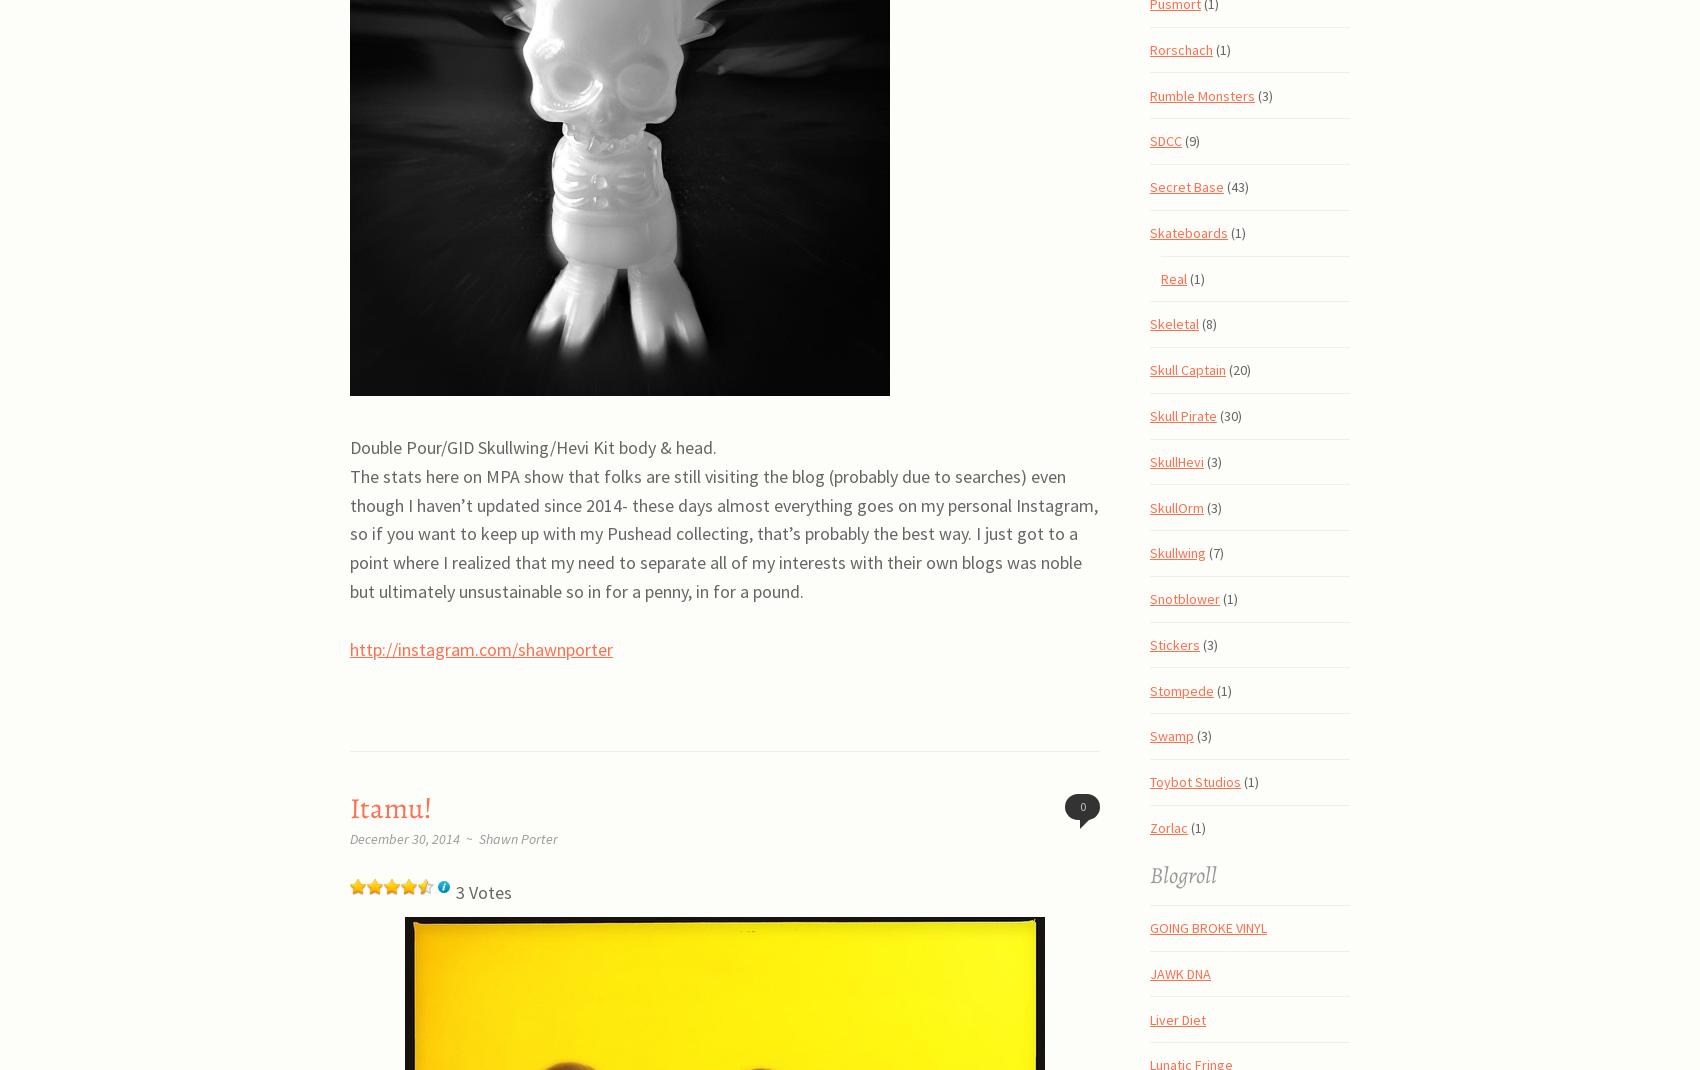 This screenshot has width=1700, height=1070. Describe the element at coordinates (1235, 186) in the screenshot. I see `'(43)'` at that location.